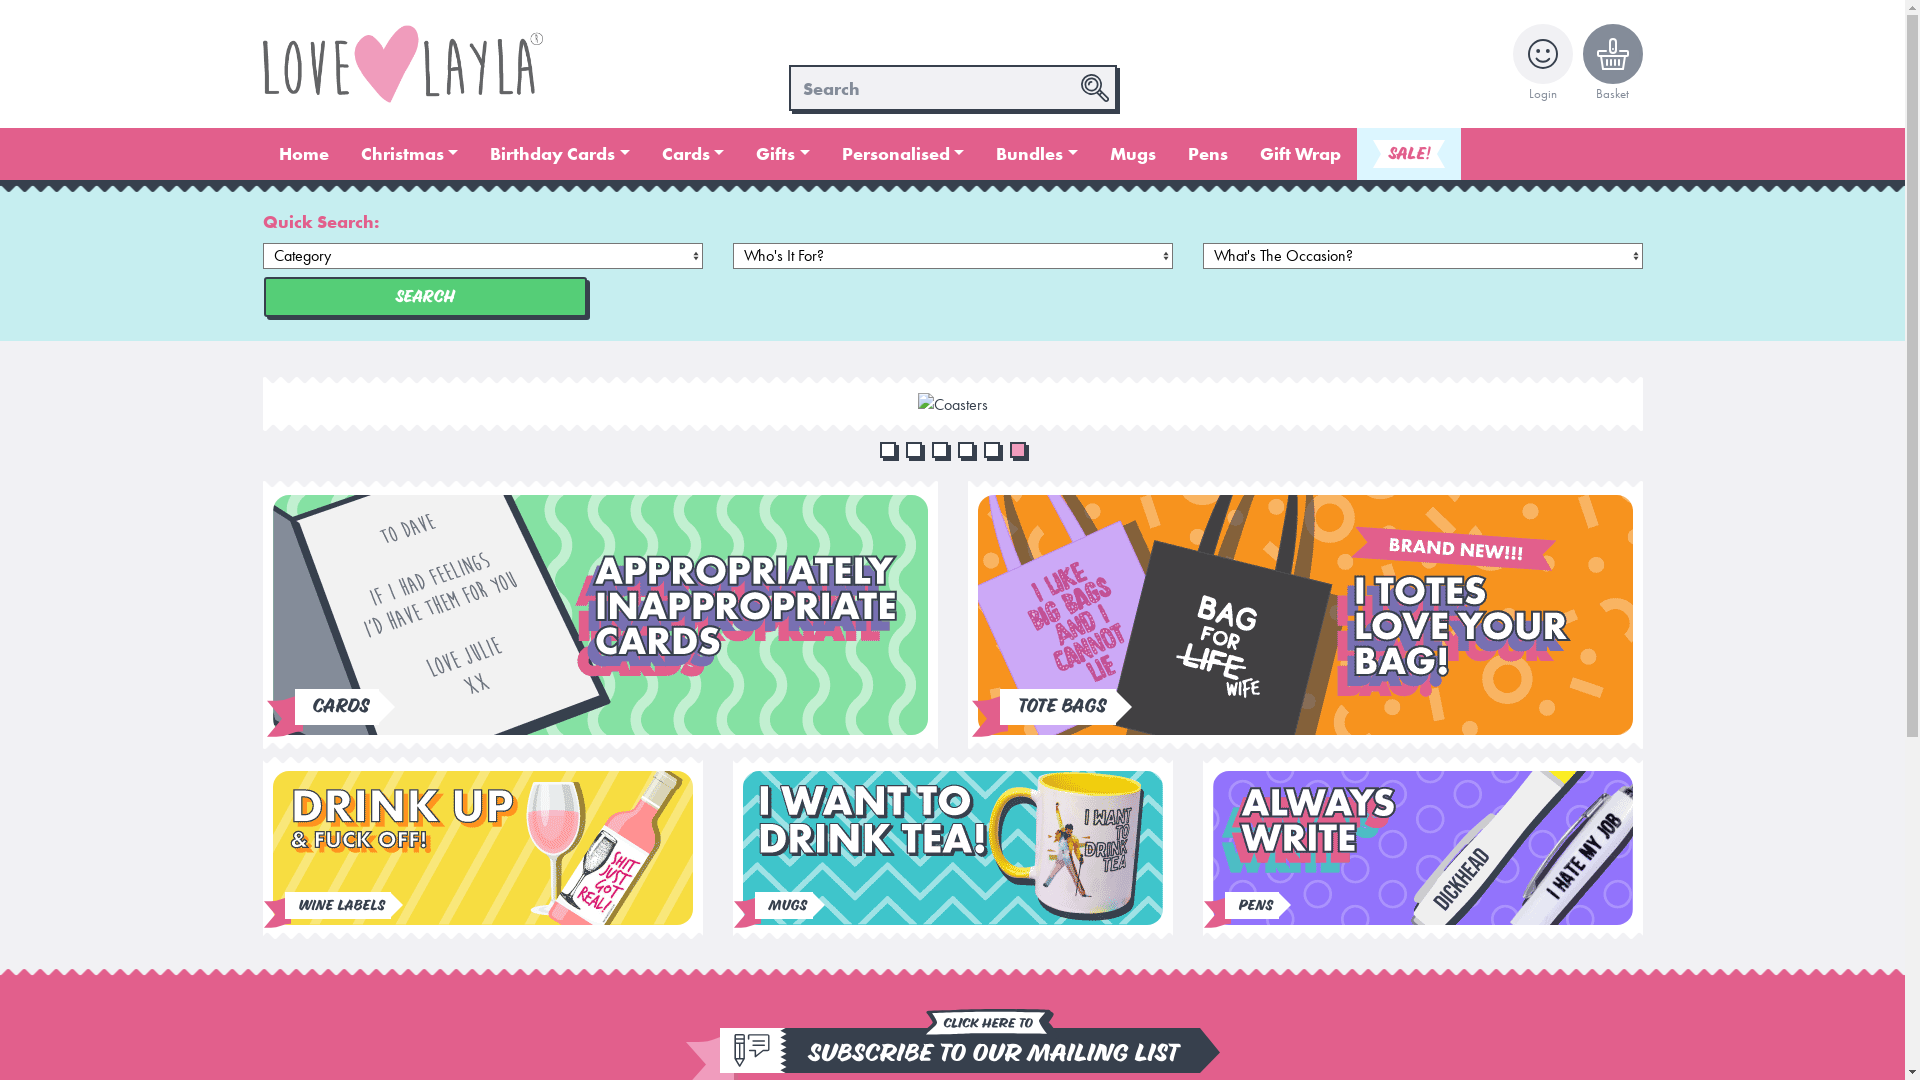 This screenshot has height=1080, width=1920. I want to click on 'Pens', so click(1207, 153).